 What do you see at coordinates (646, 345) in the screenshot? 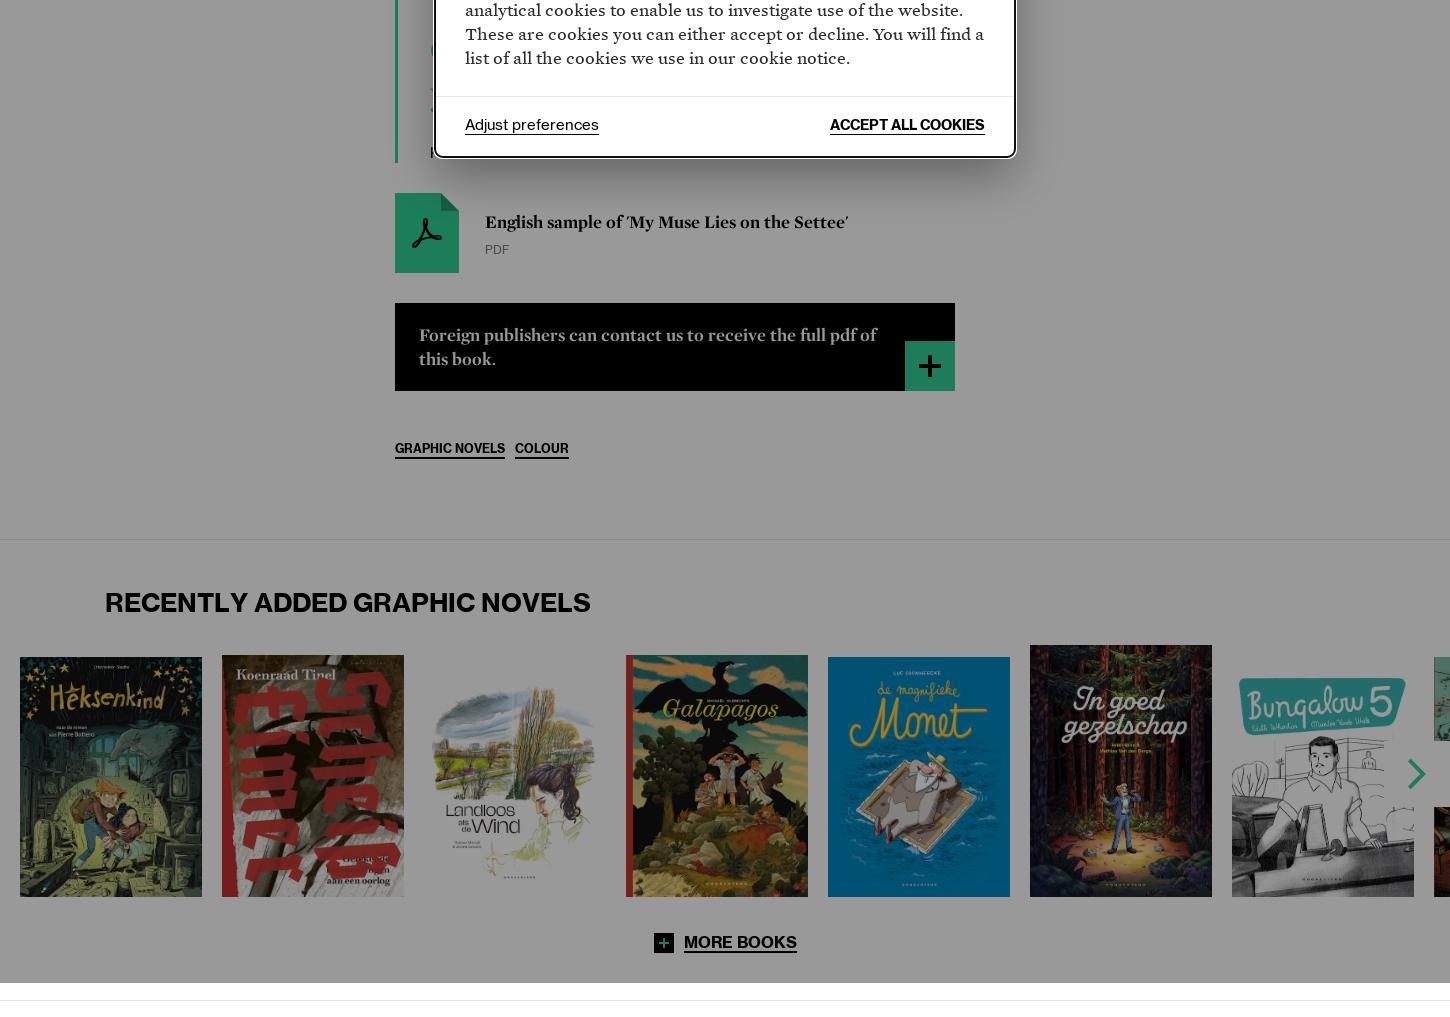
I see `'Foreign publishers can contact us to receive the full pdf of this book.'` at bounding box center [646, 345].